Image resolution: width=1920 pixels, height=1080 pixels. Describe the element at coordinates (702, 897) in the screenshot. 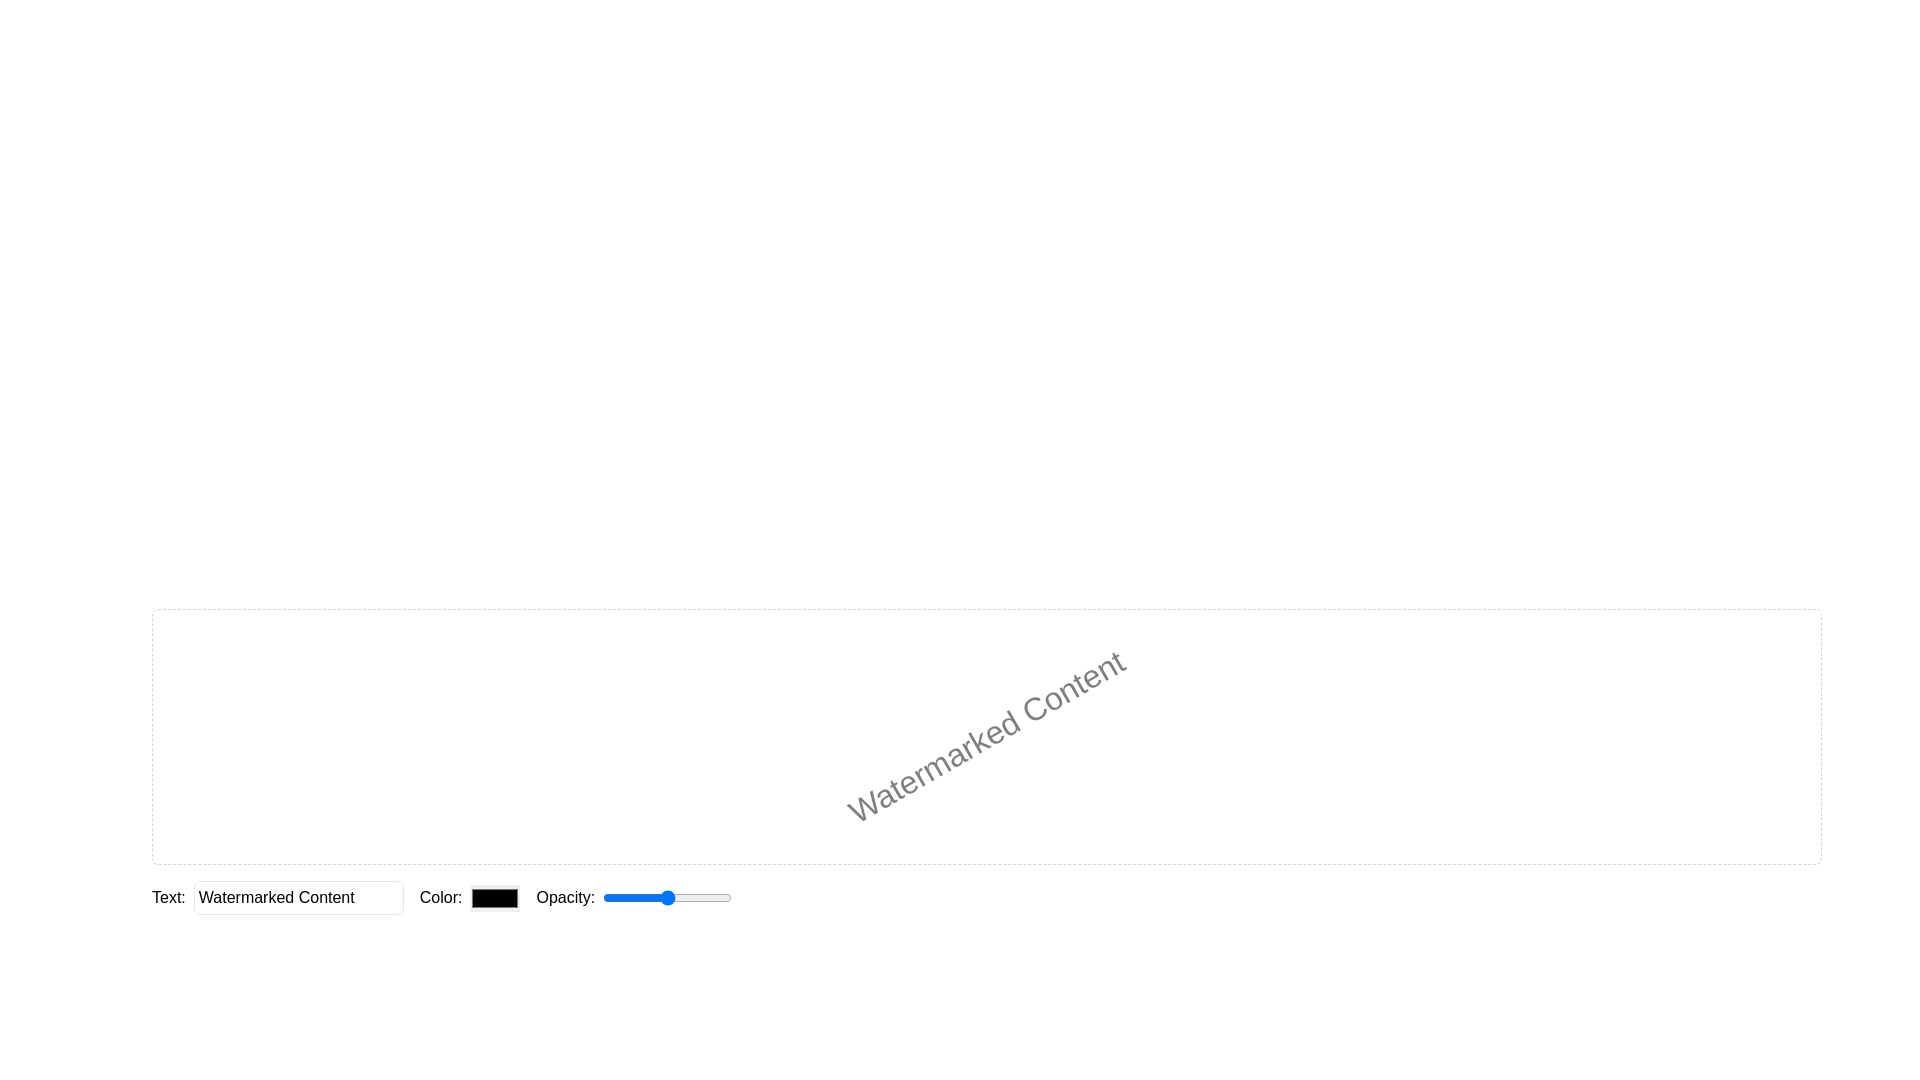

I see `opacity` at that location.